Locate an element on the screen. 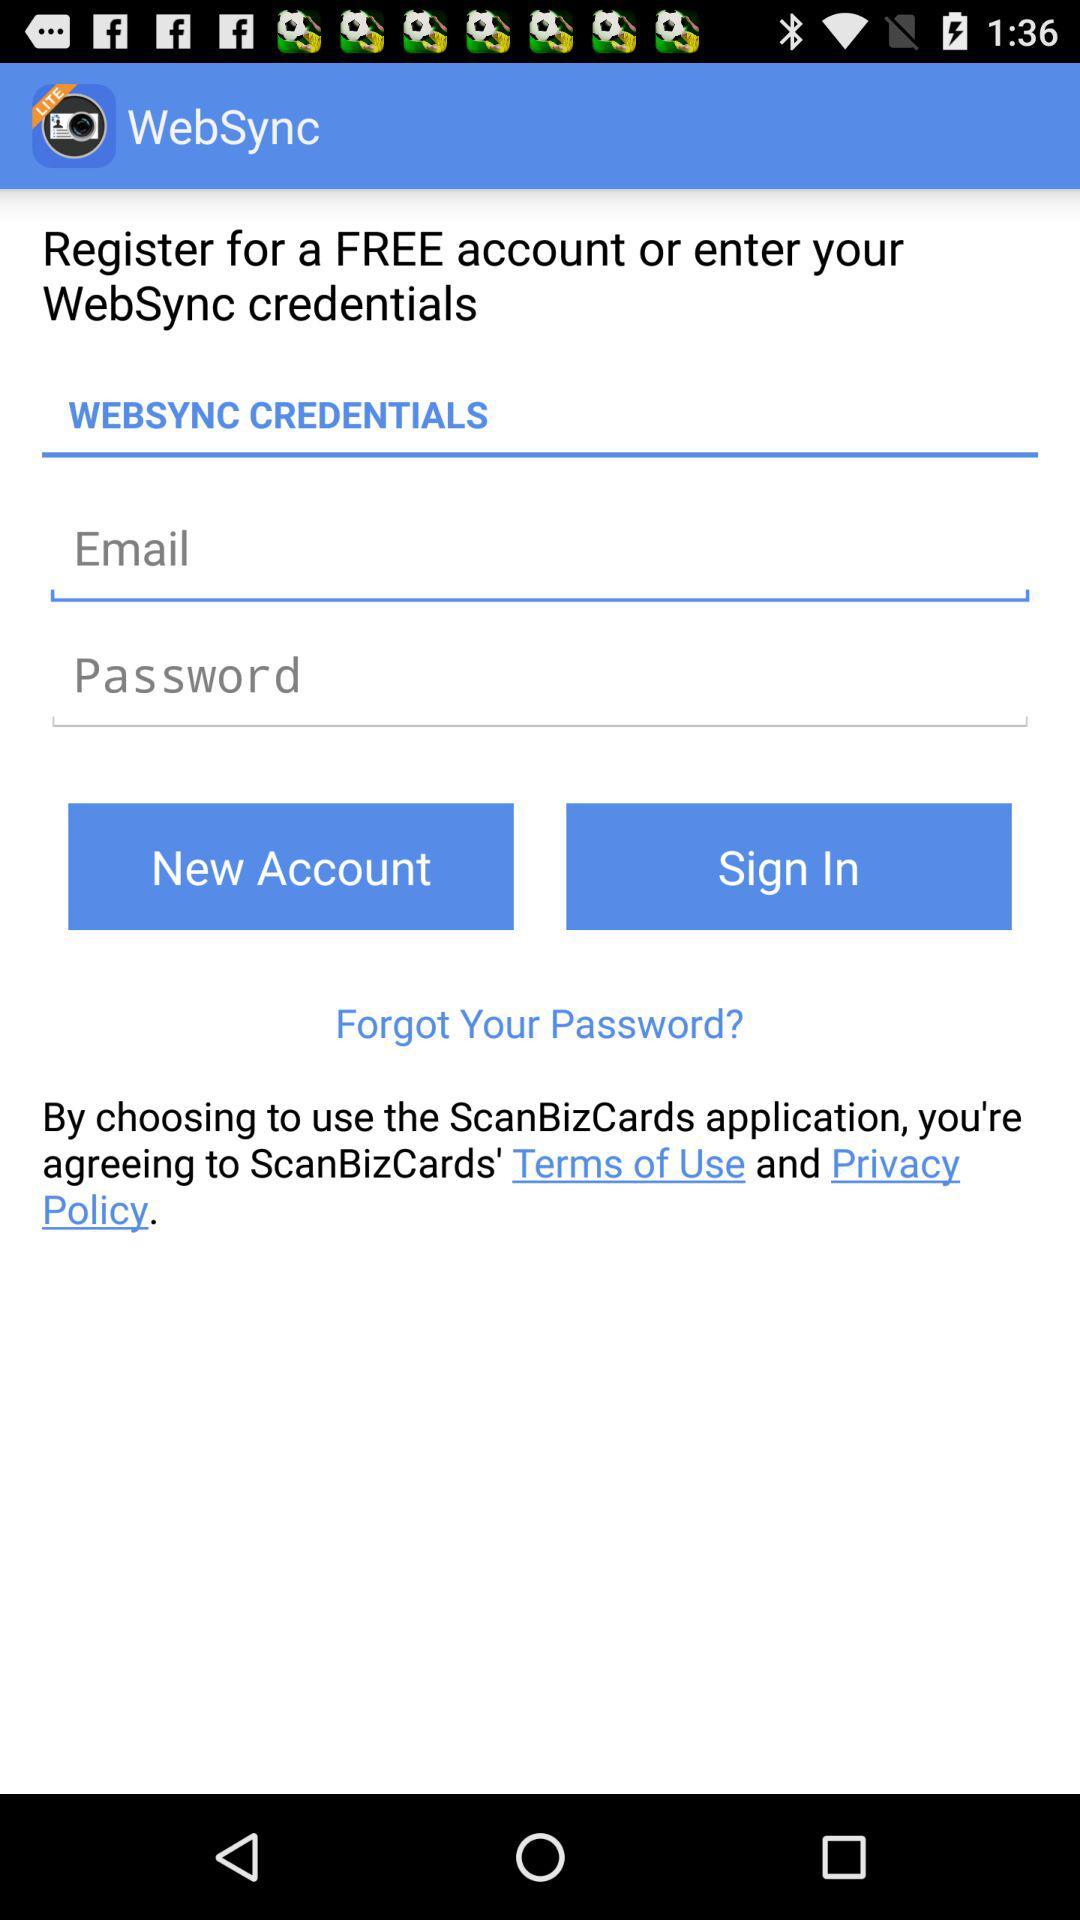  icon above by choosing to app is located at coordinates (538, 1022).